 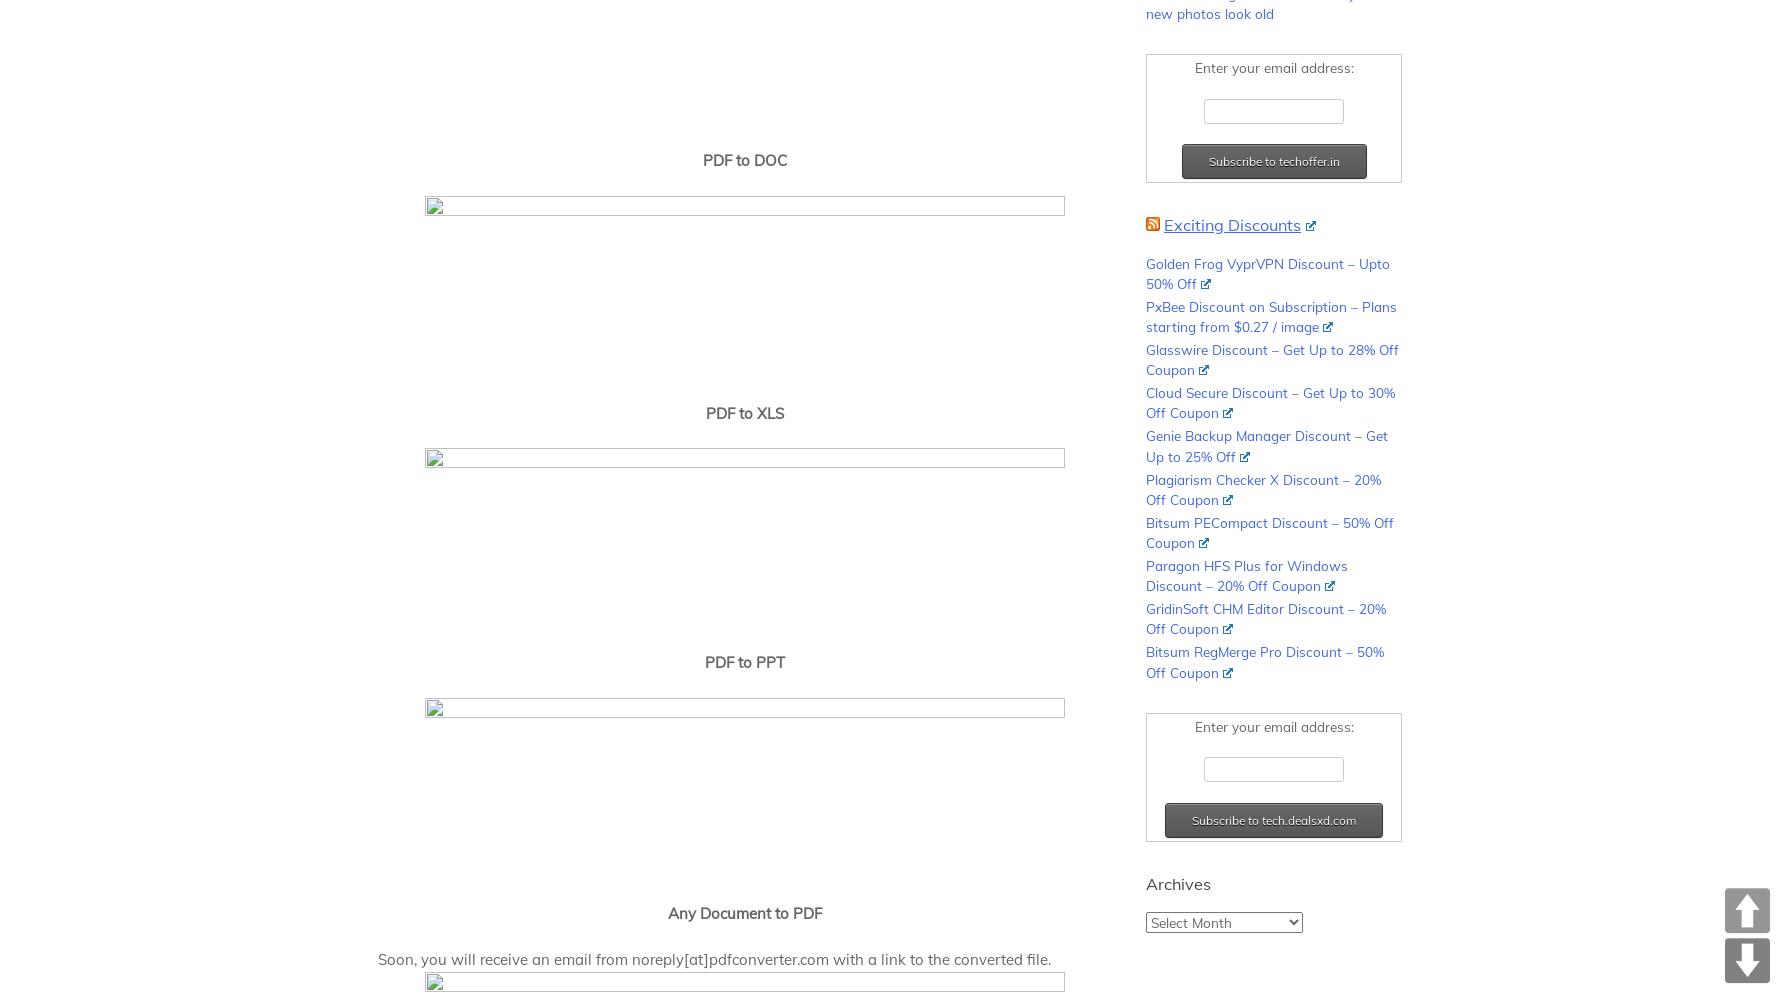 I want to click on 'Any Document to PDF', so click(x=744, y=911).